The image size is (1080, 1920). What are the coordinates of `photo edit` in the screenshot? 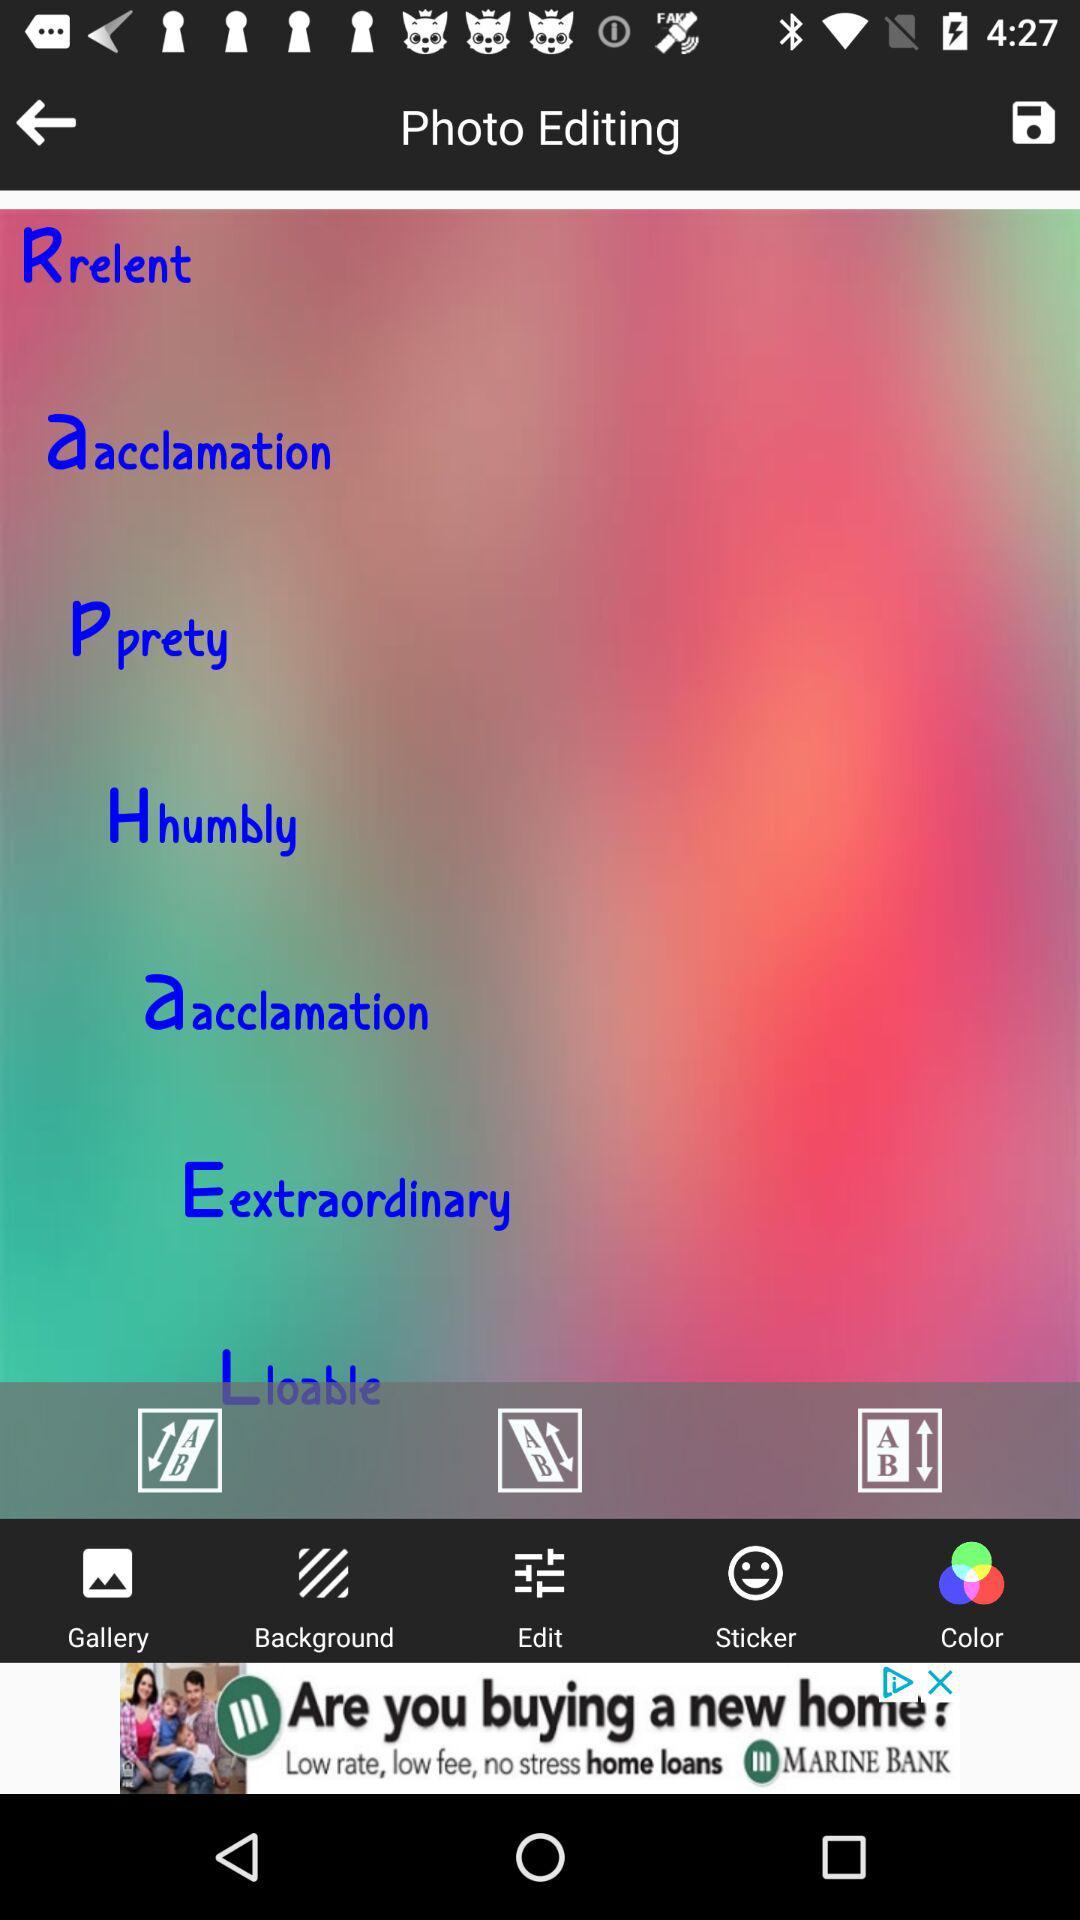 It's located at (1033, 121).